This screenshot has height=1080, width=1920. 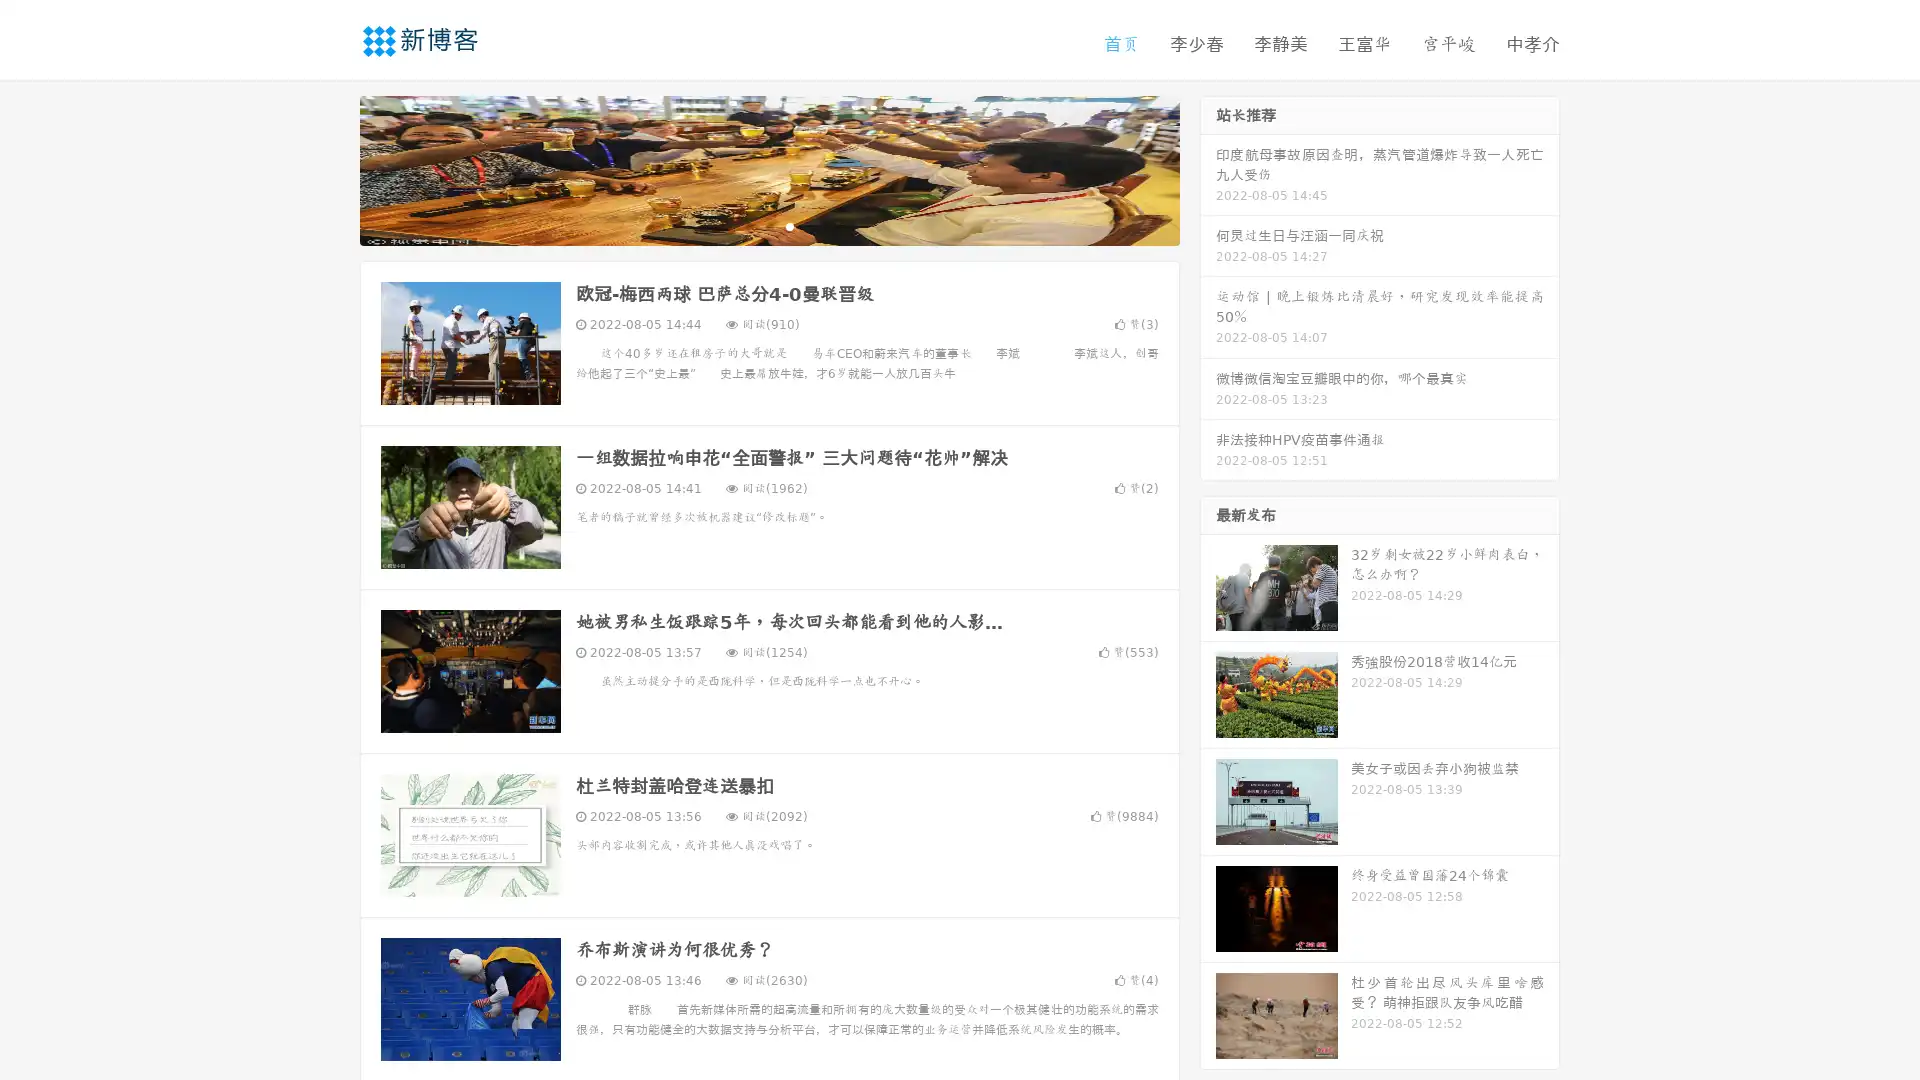 What do you see at coordinates (789, 225) in the screenshot?
I see `Go to slide 3` at bounding box center [789, 225].